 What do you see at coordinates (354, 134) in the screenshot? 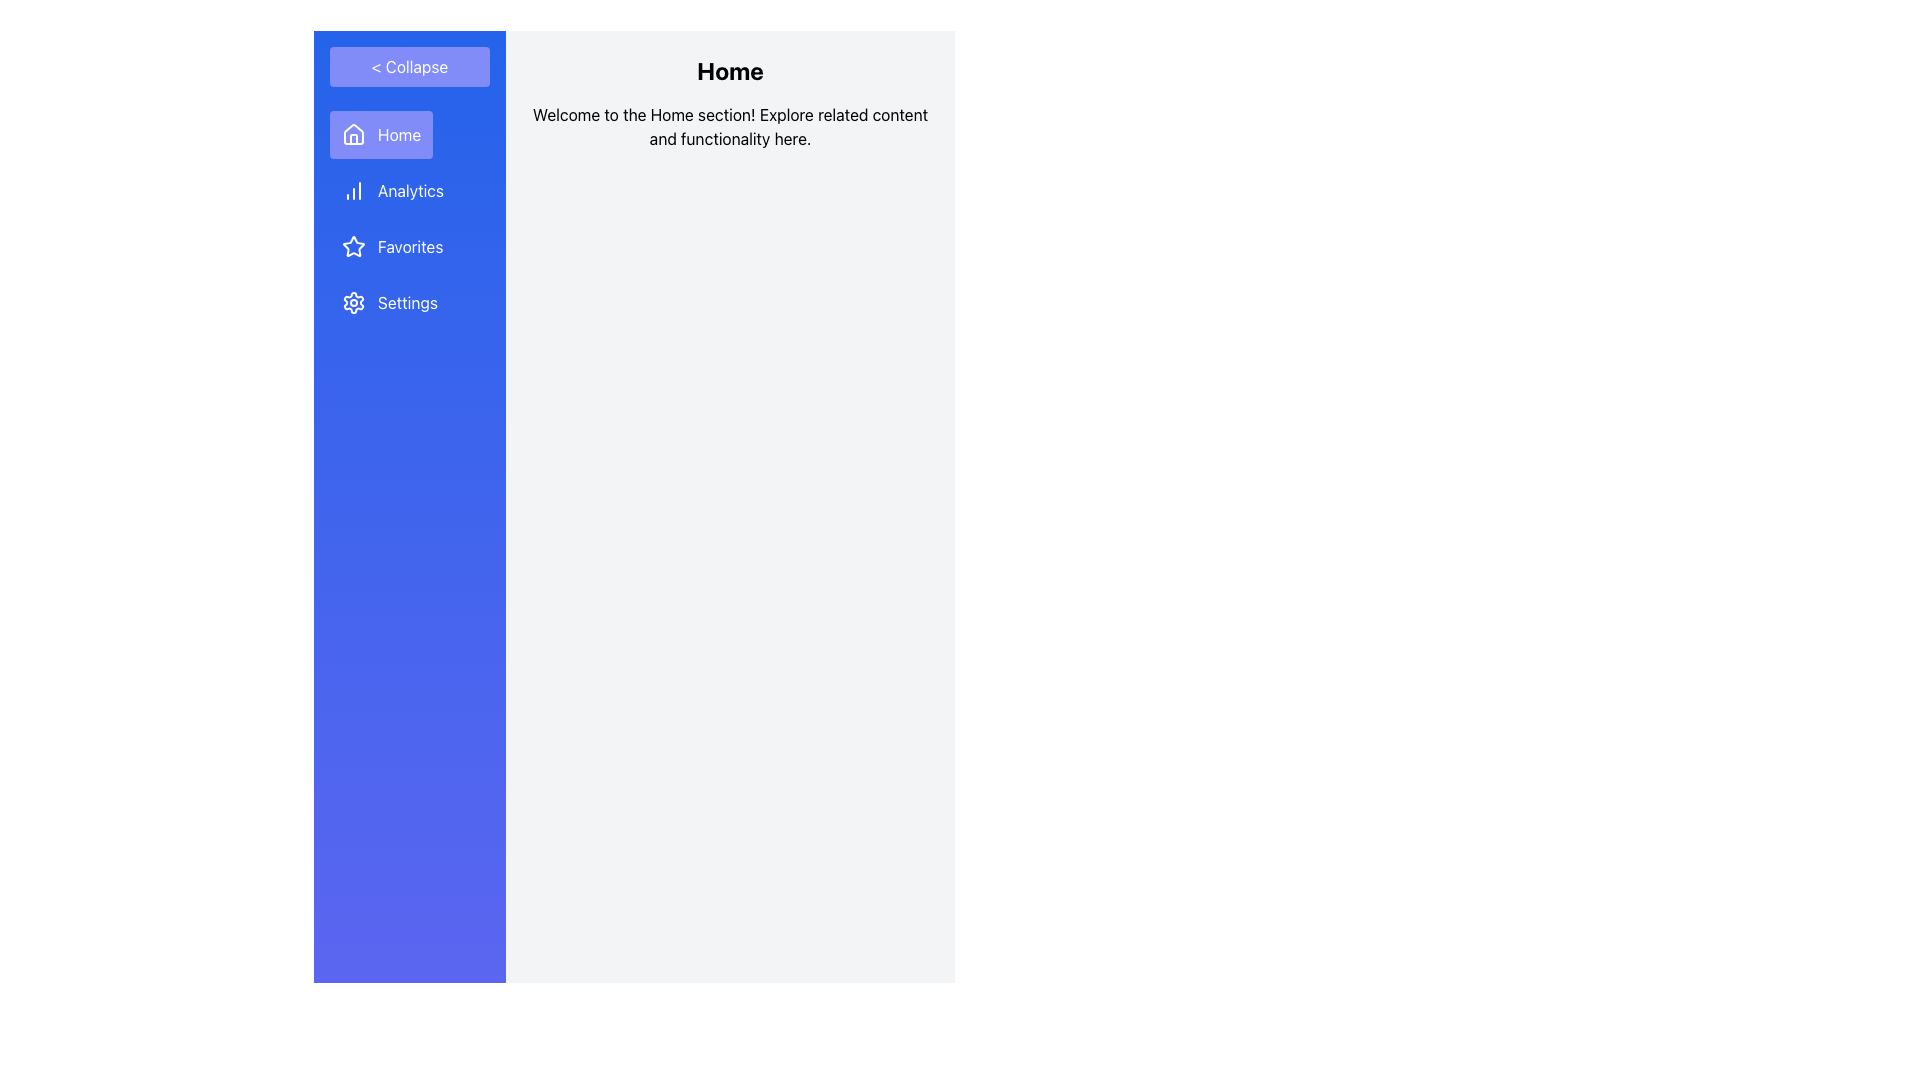
I see `the 'Home' menu icon in the sidebar` at bounding box center [354, 134].